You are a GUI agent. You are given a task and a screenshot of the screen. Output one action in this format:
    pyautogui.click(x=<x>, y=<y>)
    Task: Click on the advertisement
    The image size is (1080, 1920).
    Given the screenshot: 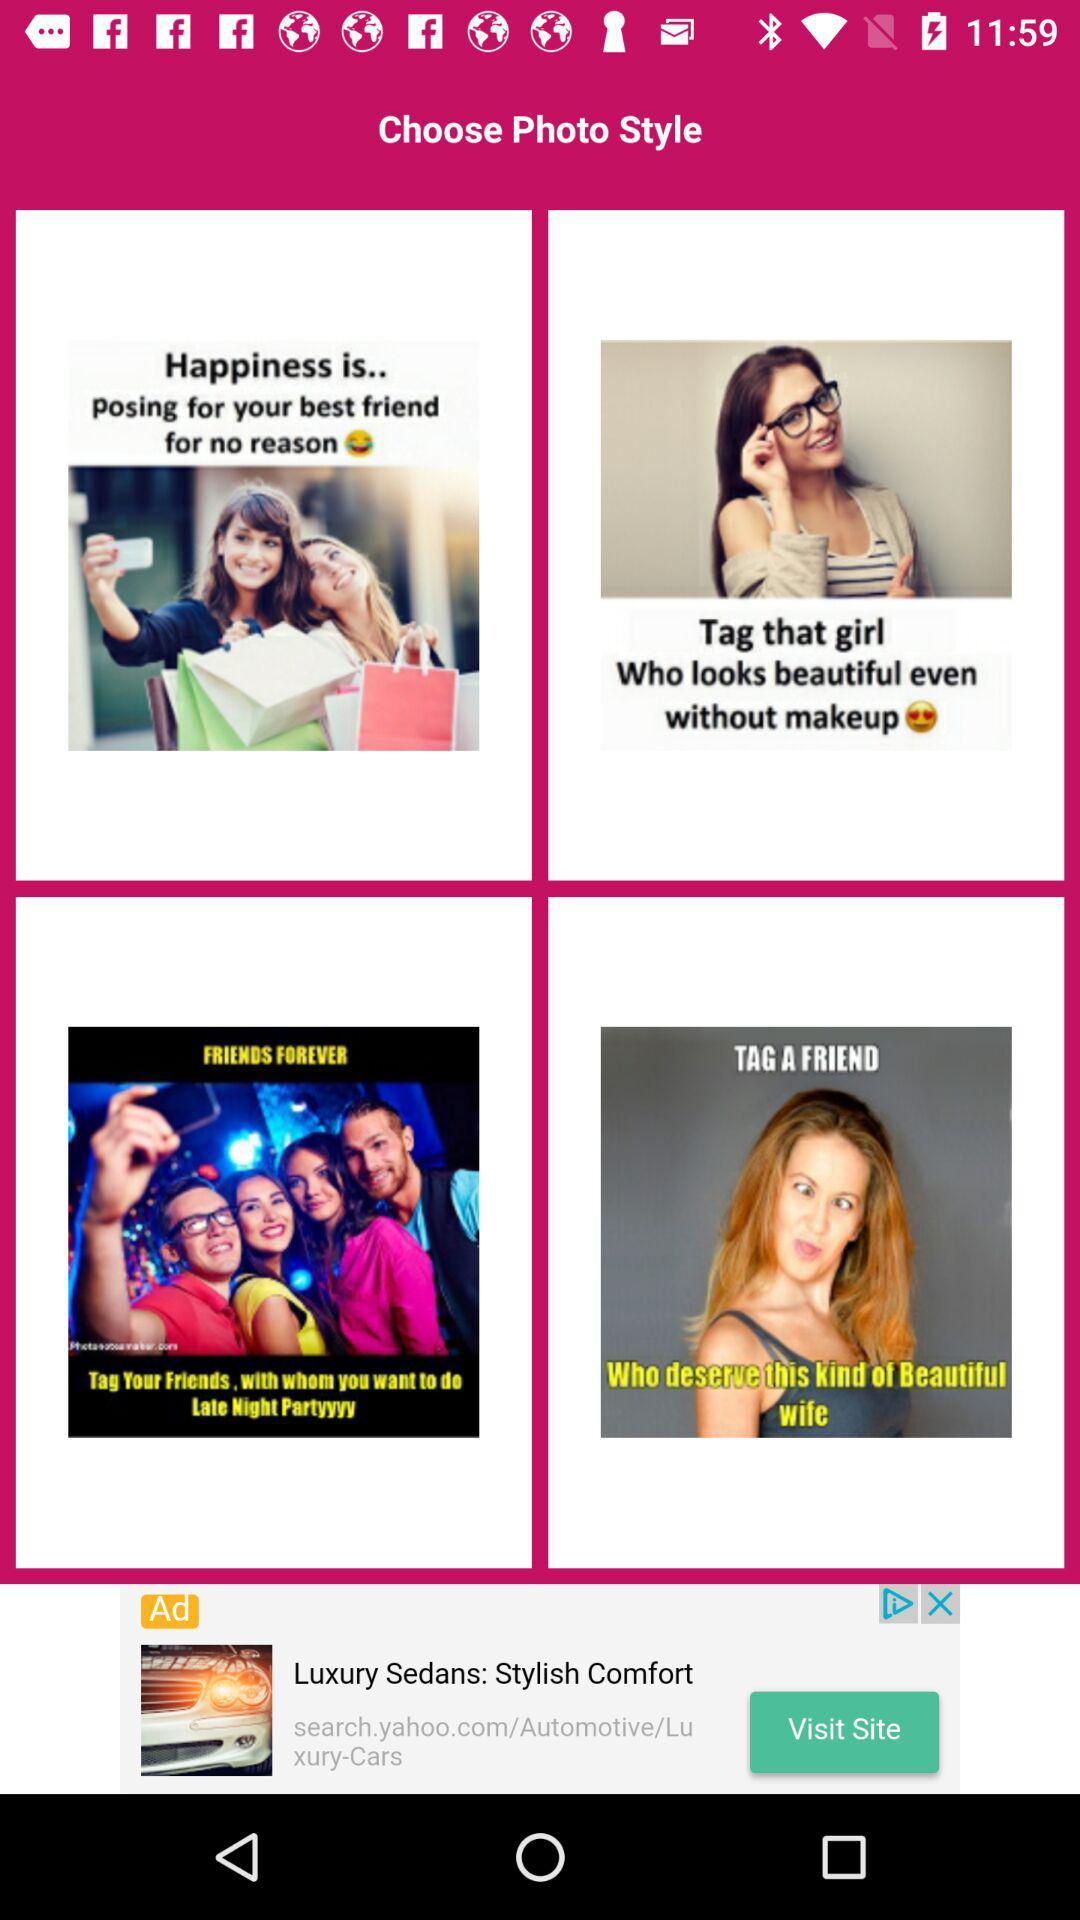 What is the action you would take?
    pyautogui.click(x=805, y=1231)
    